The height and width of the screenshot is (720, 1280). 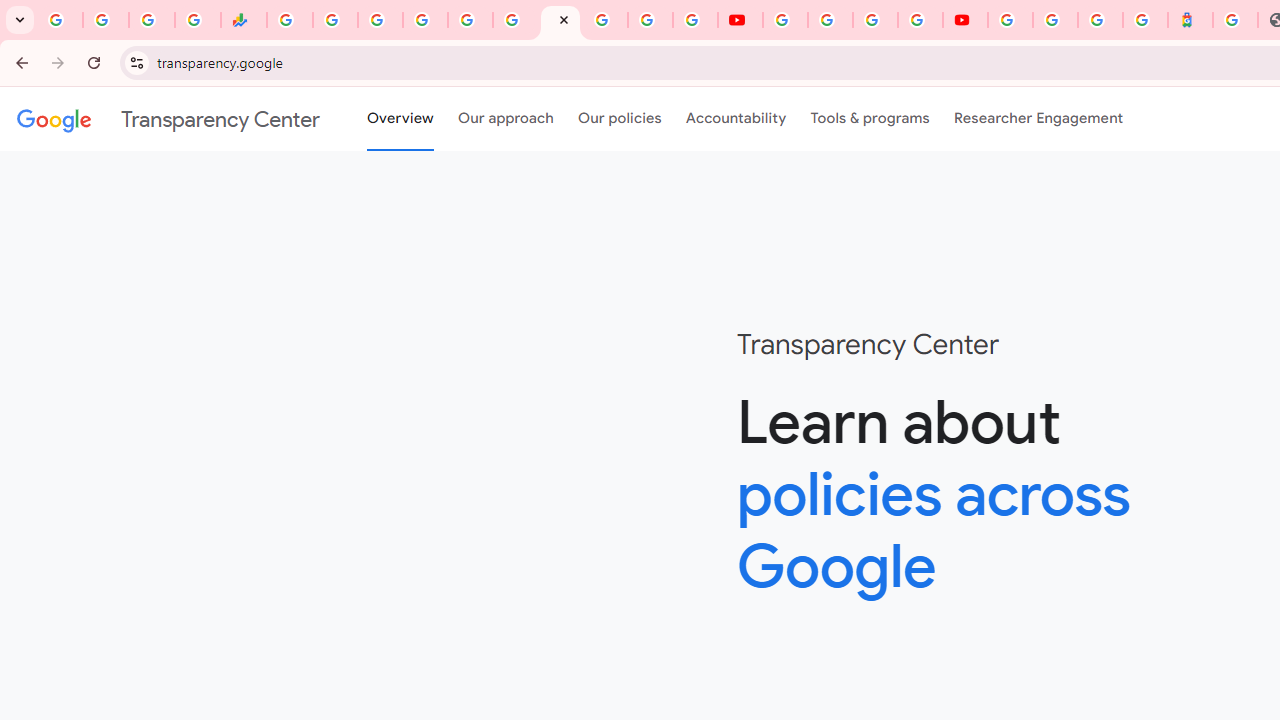 I want to click on 'Researcher Engagement', so click(x=1038, y=119).